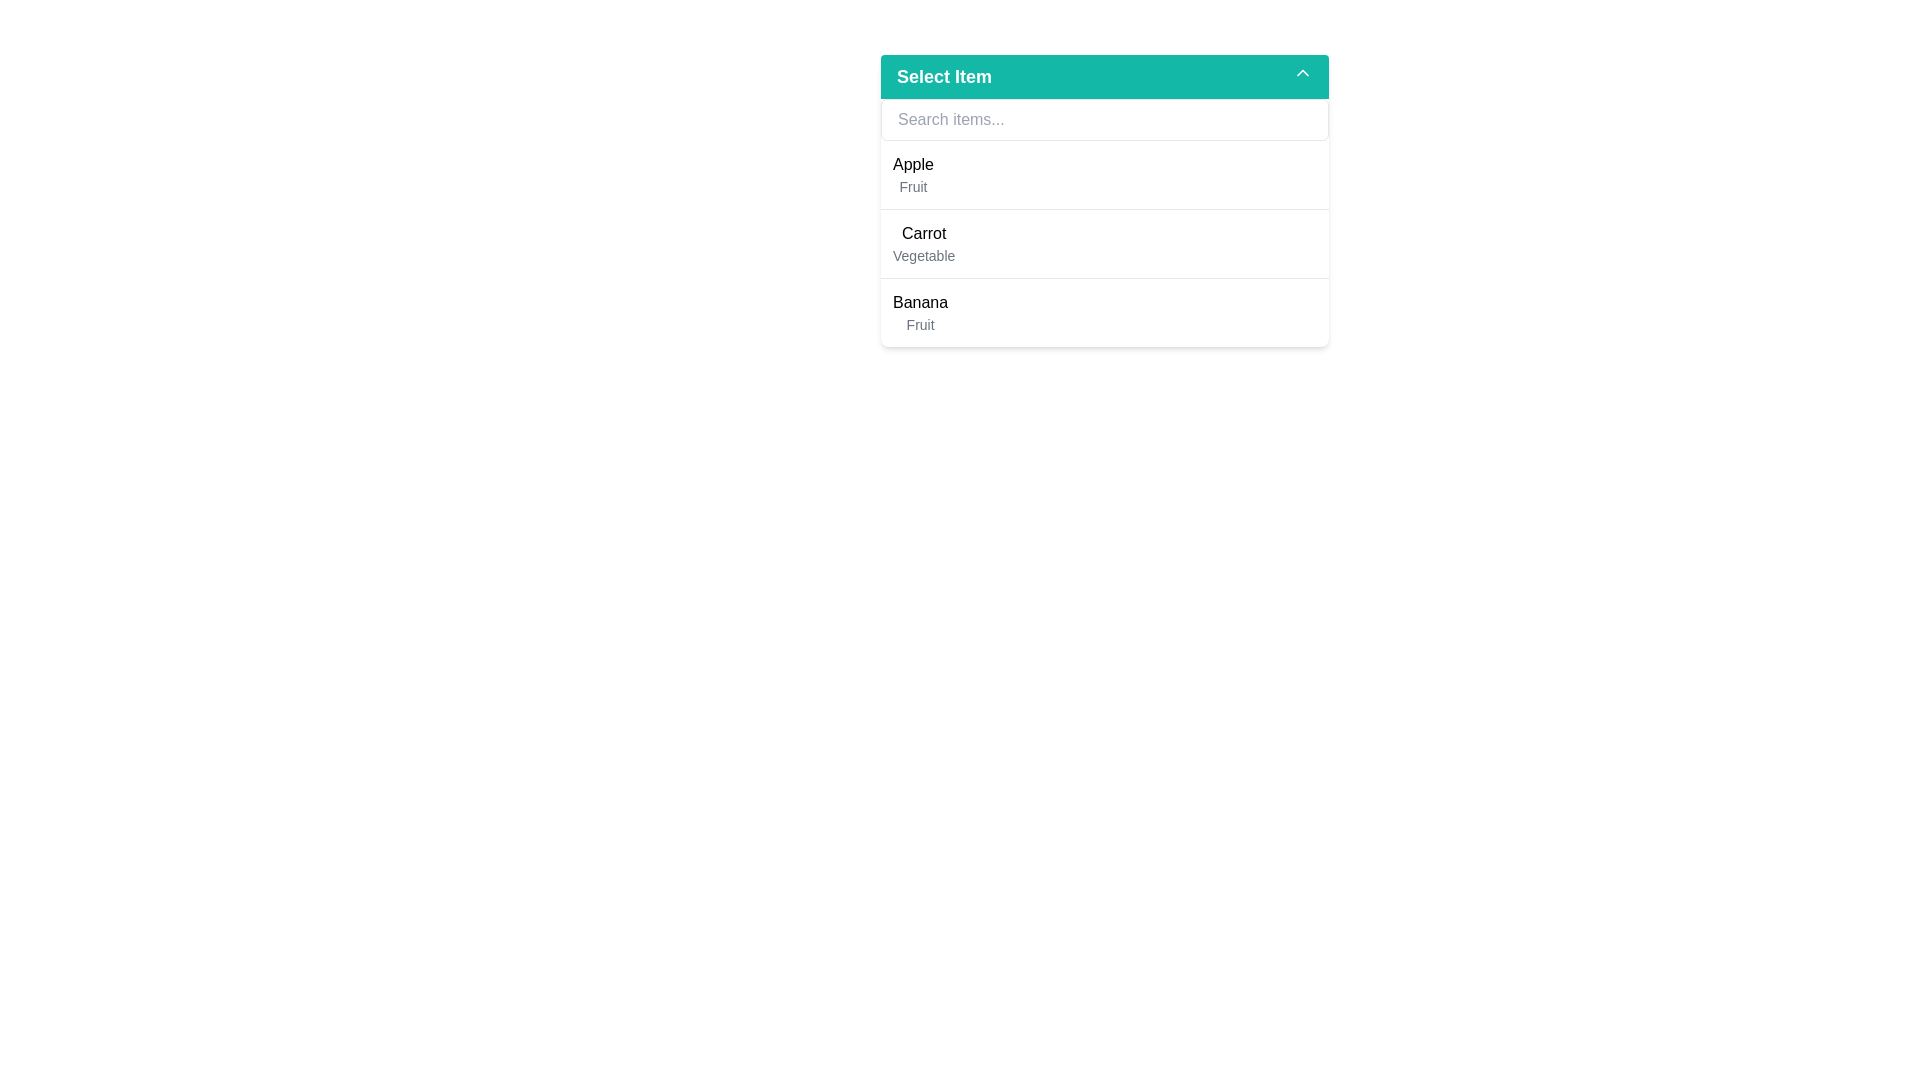 This screenshot has width=1920, height=1080. I want to click on the text label 'Fruit' which is styled with a smaller font size and gray color, located directly beneath the text 'Apple' in the dropdown list under 'Select Item', so click(912, 186).